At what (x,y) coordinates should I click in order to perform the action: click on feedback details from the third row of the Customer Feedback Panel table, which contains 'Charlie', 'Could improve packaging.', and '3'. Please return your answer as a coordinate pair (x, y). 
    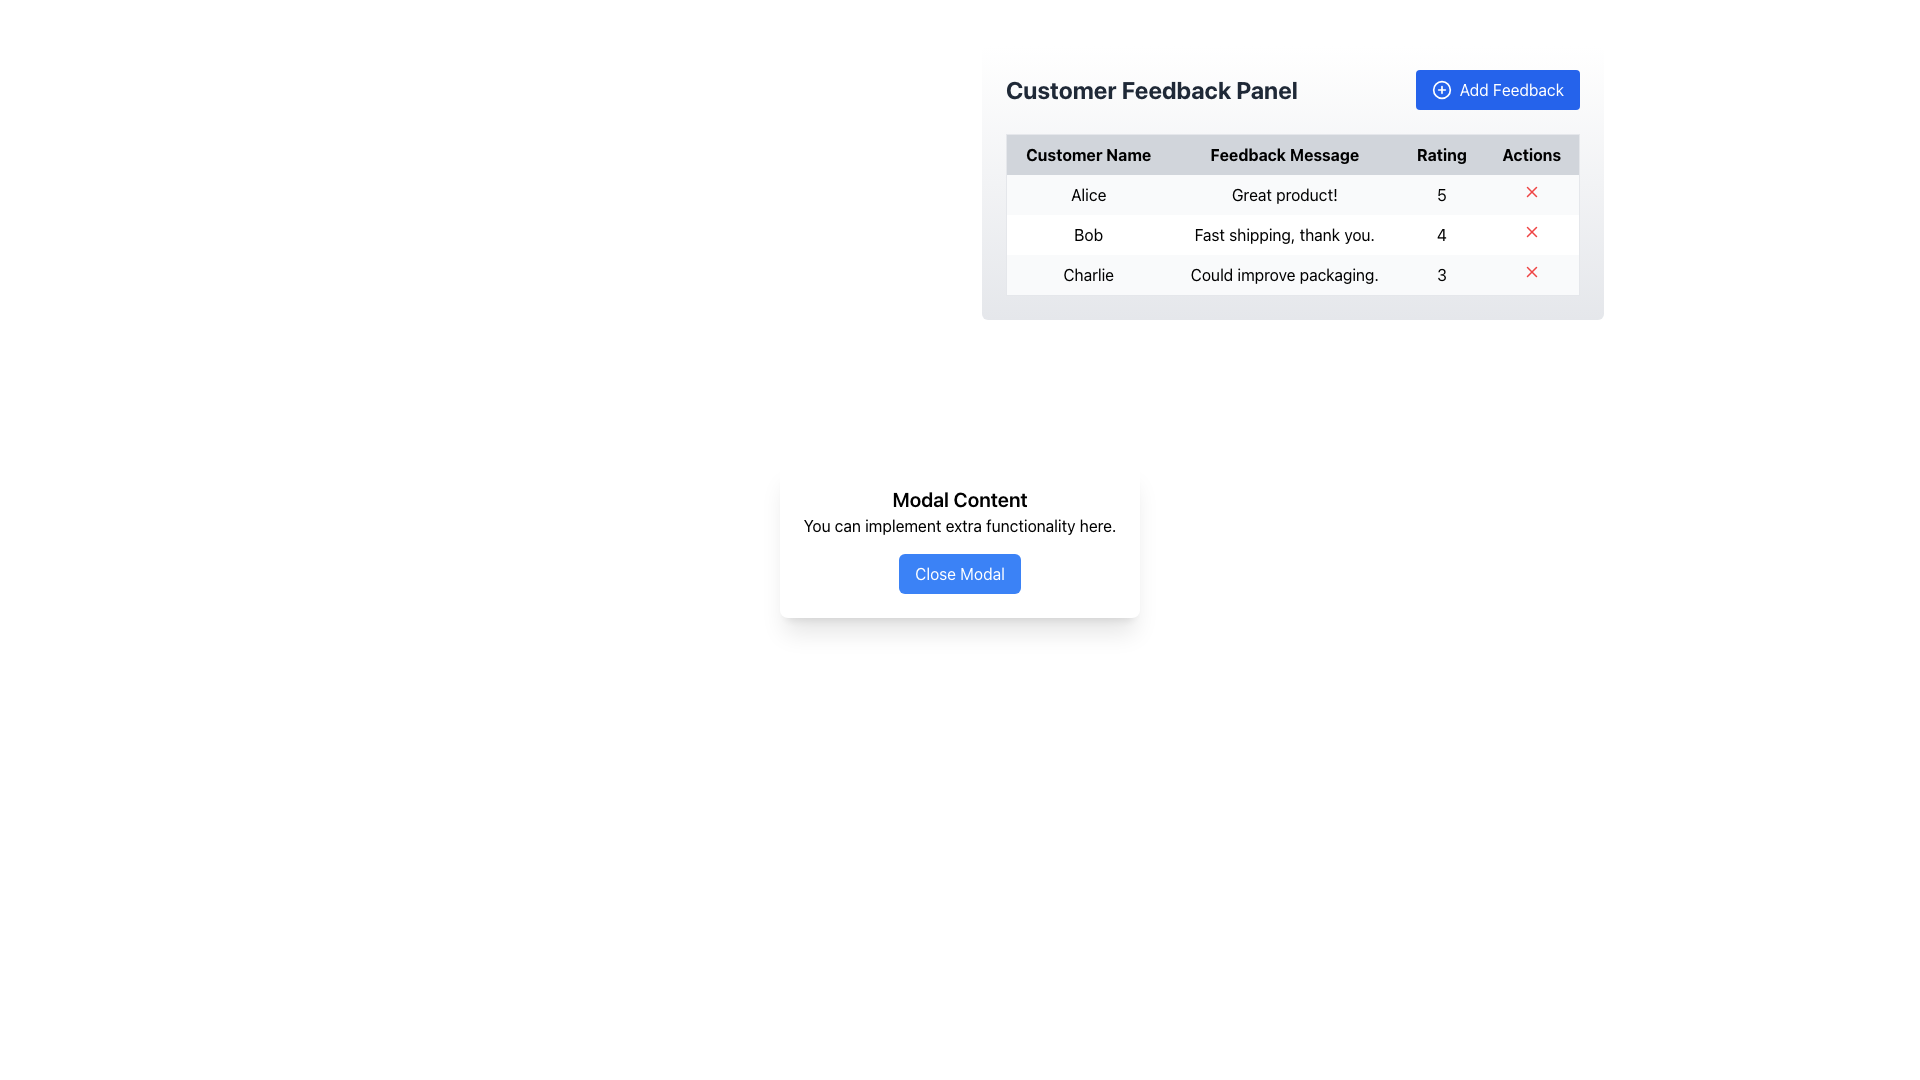
    Looking at the image, I should click on (1292, 274).